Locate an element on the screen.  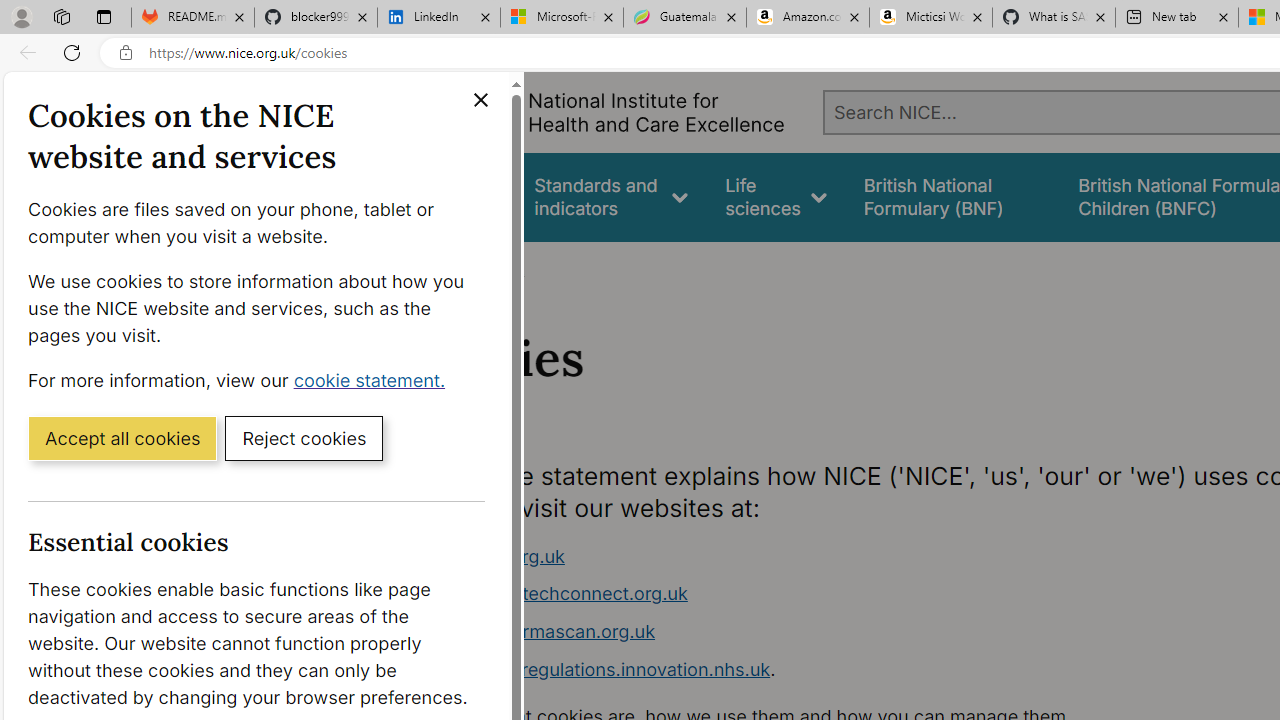
'Close cookie banner' is located at coordinates (480, 100).